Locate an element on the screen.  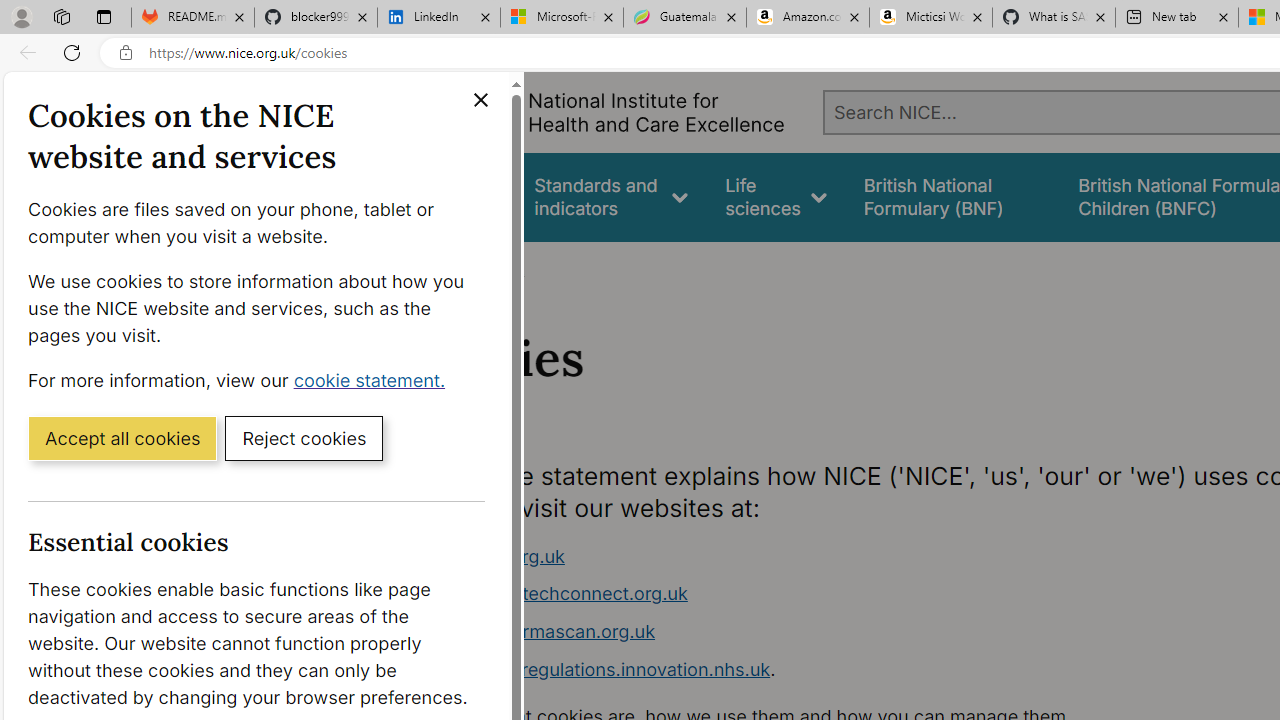
'Close cookie banner' is located at coordinates (480, 100).